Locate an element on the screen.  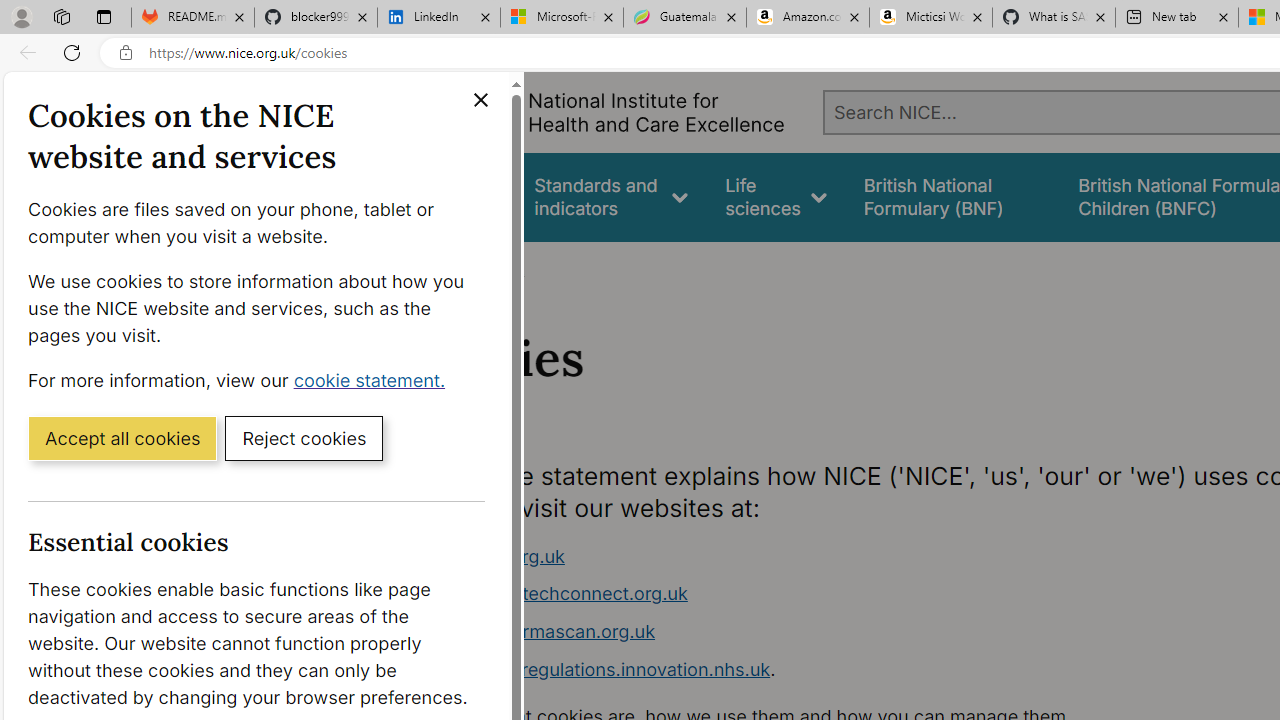
'Close cookie banner' is located at coordinates (480, 100).